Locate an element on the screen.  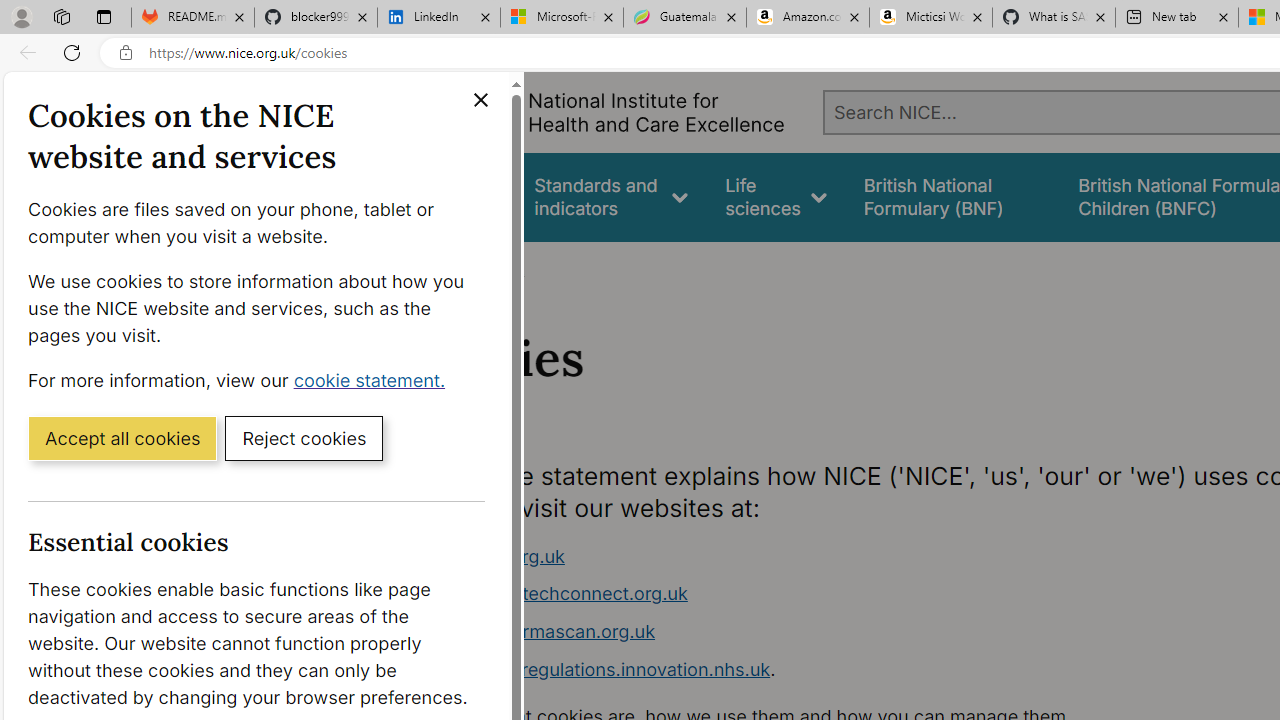
'Close cookie banner' is located at coordinates (480, 100).